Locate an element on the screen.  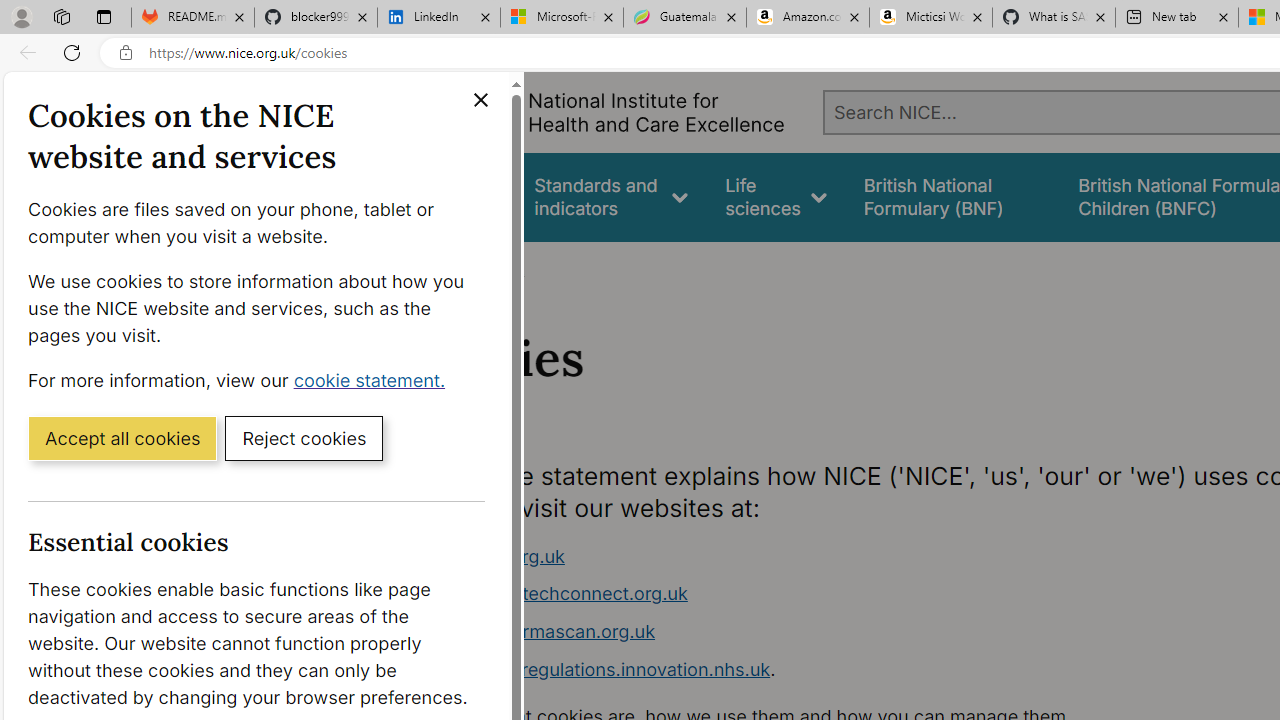
'Close cookie banner' is located at coordinates (480, 100).